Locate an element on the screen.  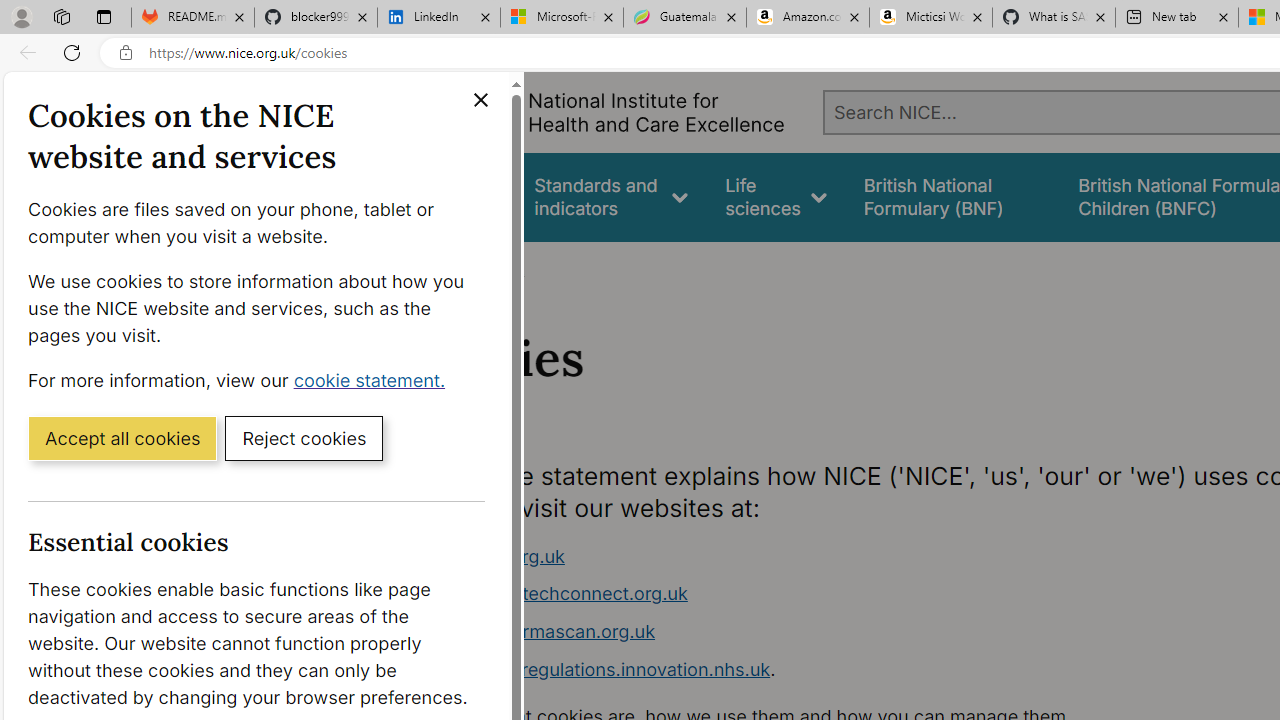
'Close cookie banner' is located at coordinates (480, 100).